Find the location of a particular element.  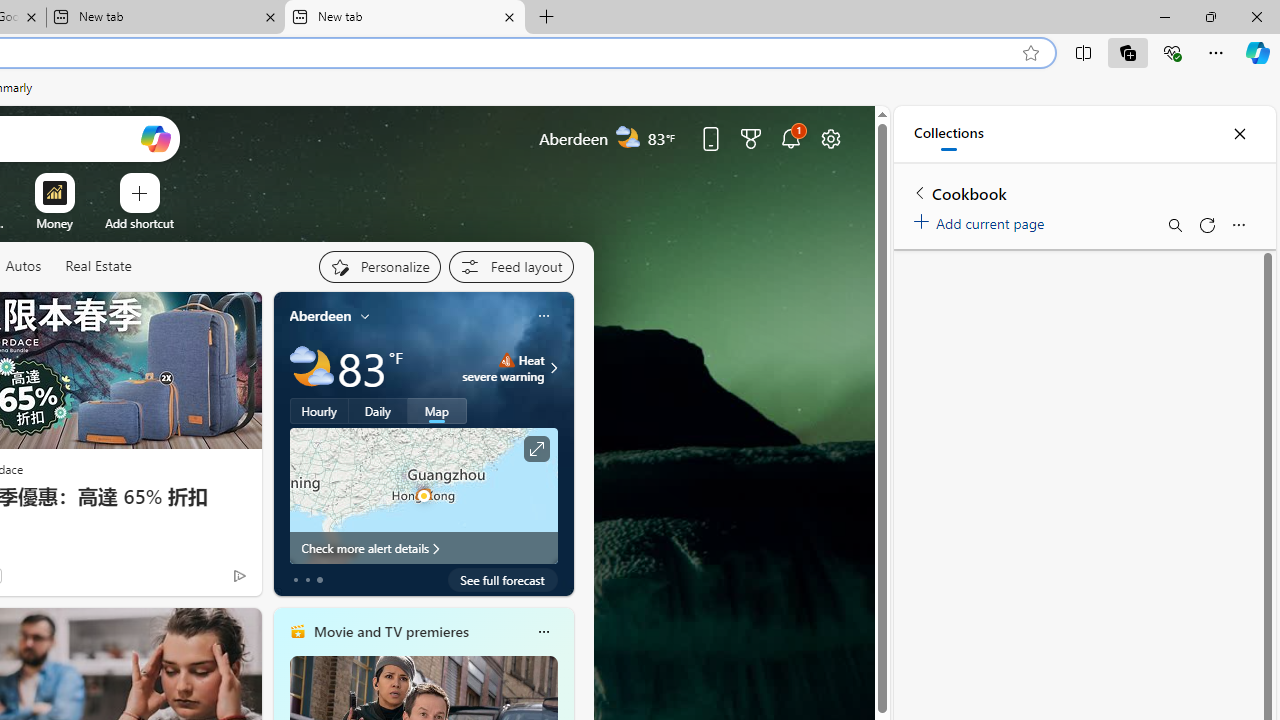

'Money' is located at coordinates (54, 223).